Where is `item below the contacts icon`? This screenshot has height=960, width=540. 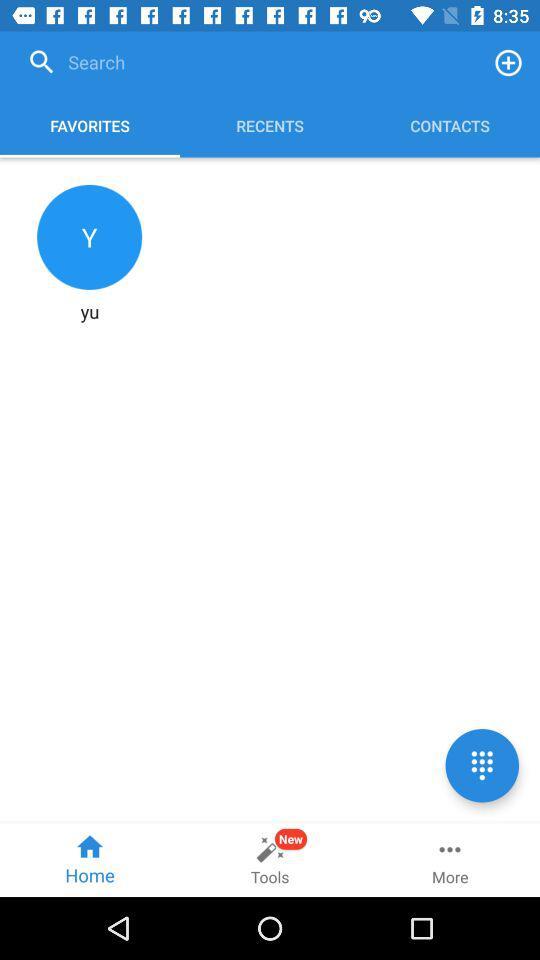
item below the contacts icon is located at coordinates (481, 764).